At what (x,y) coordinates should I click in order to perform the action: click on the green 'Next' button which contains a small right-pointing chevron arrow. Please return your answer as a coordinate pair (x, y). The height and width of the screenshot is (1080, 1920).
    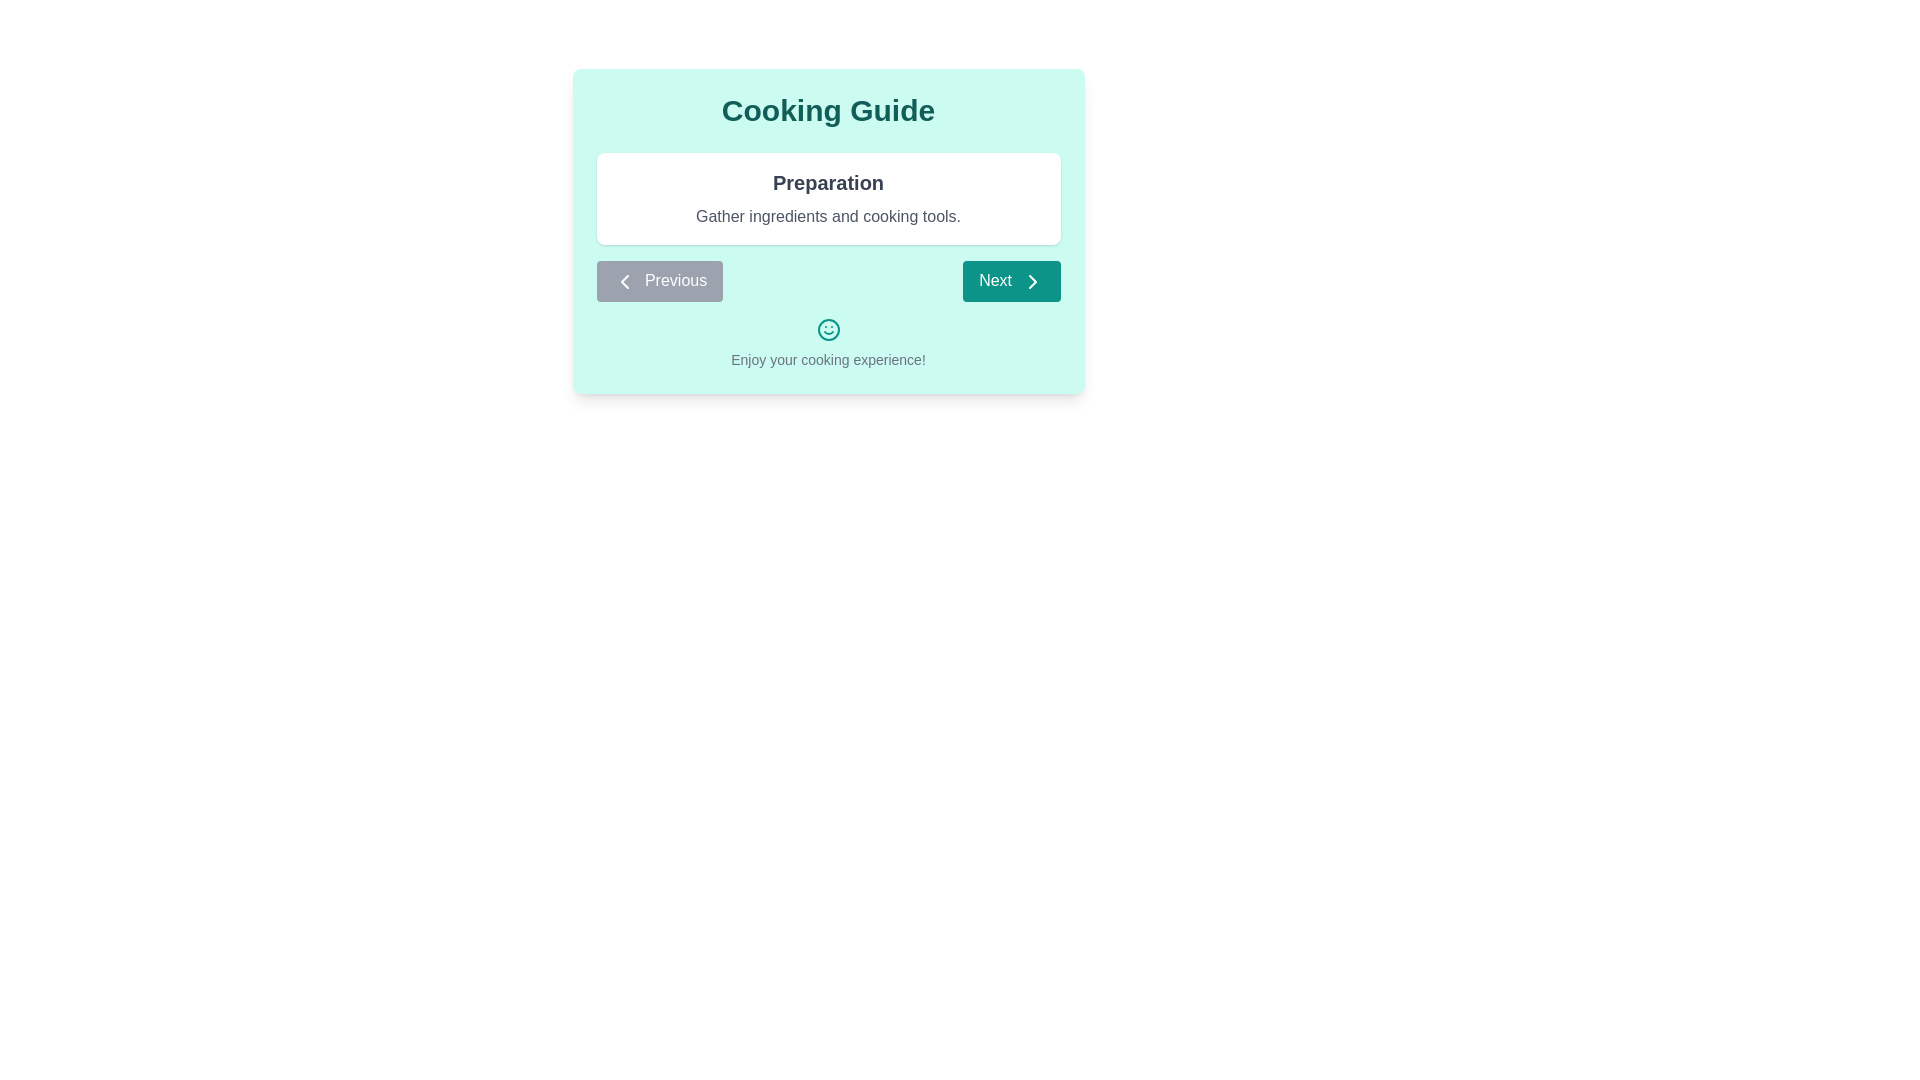
    Looking at the image, I should click on (1032, 281).